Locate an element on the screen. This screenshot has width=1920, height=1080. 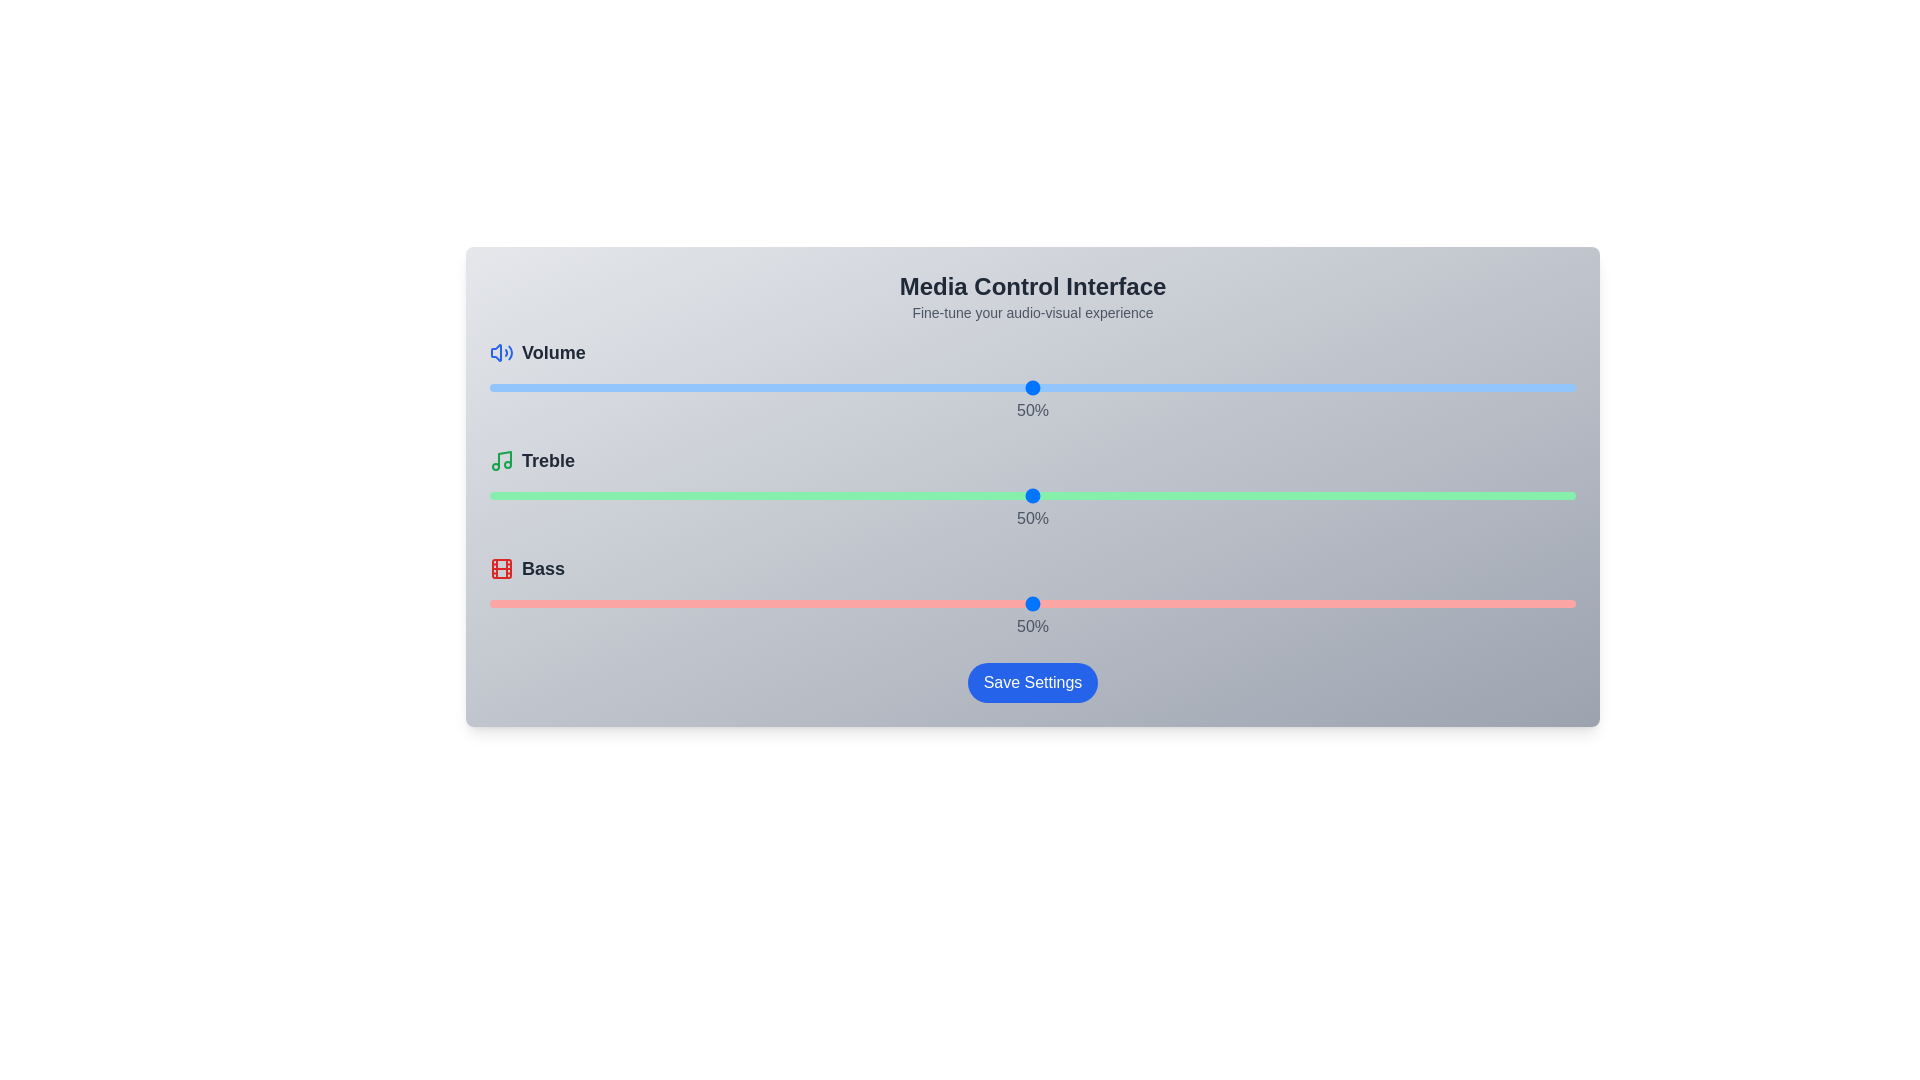
the bass level is located at coordinates (575, 603).